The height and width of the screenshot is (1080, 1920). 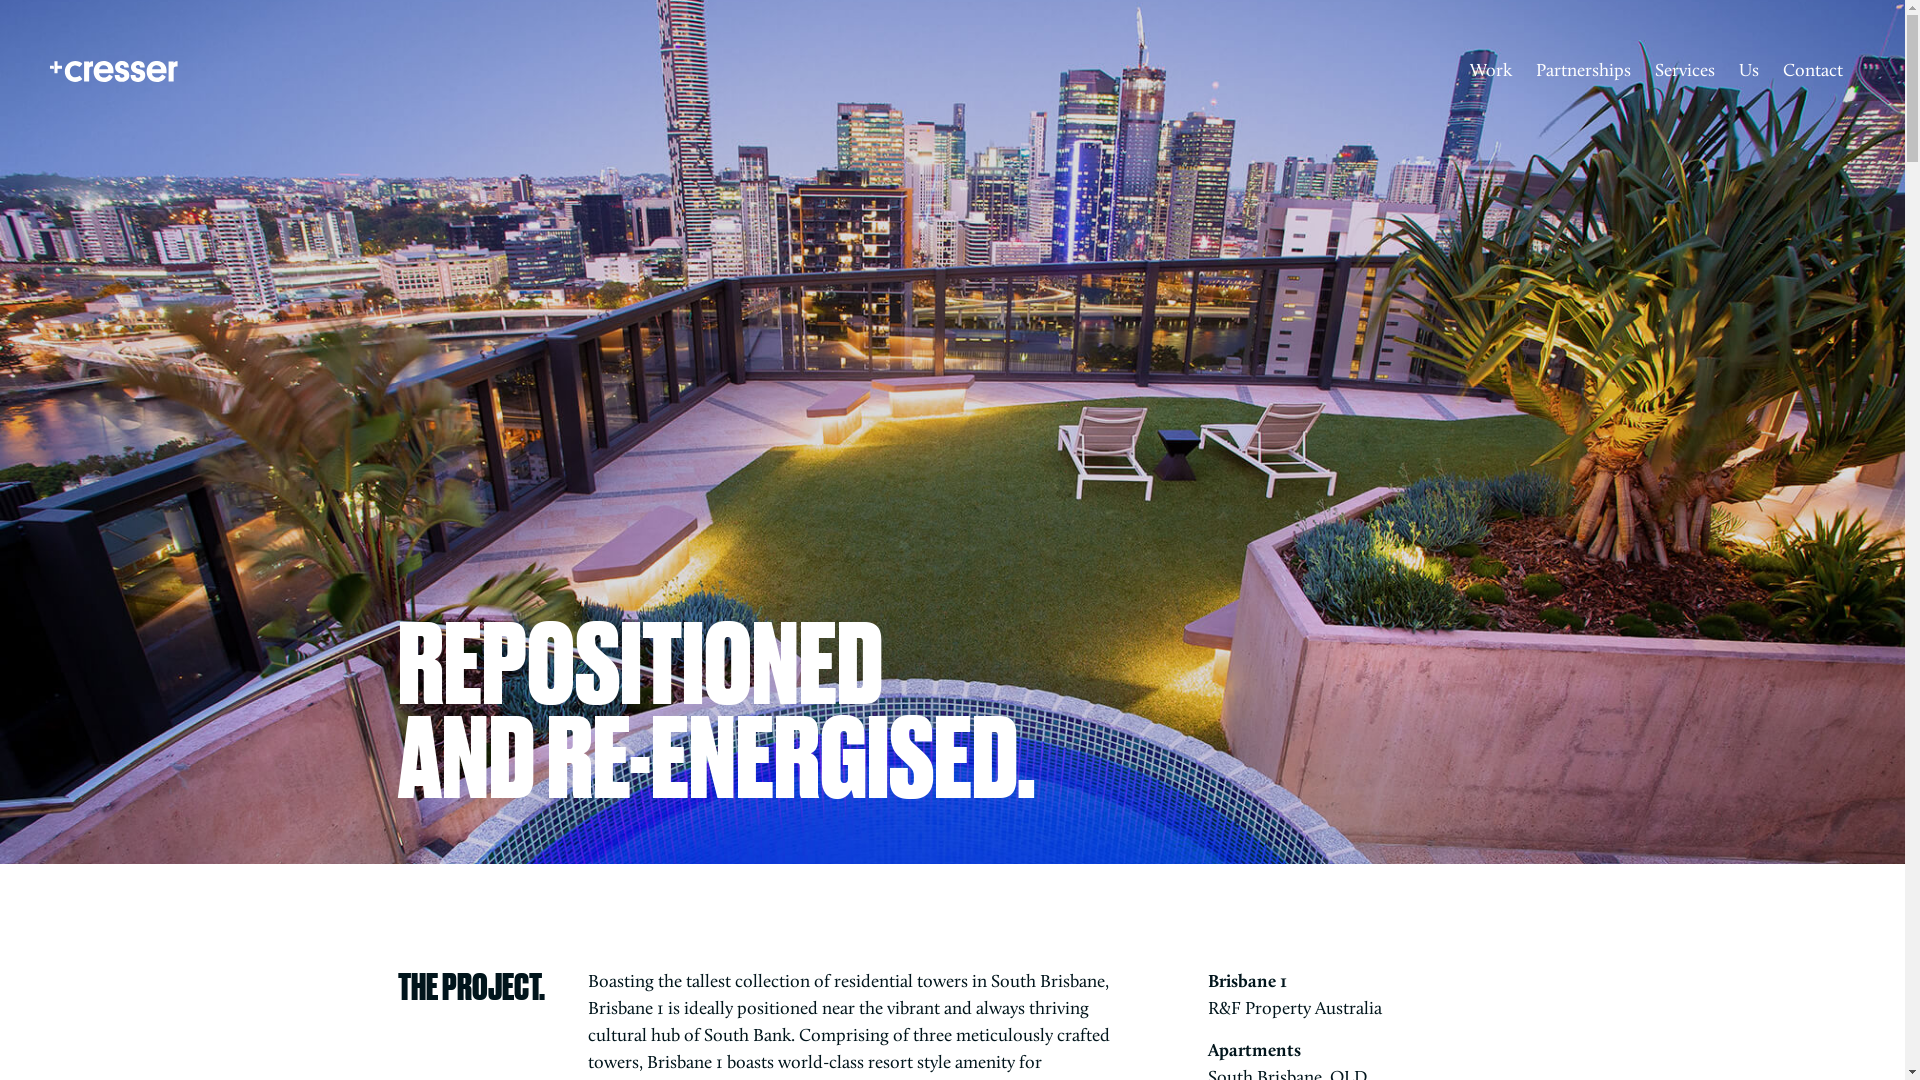 I want to click on 'Partnerships', so click(x=1582, y=70).